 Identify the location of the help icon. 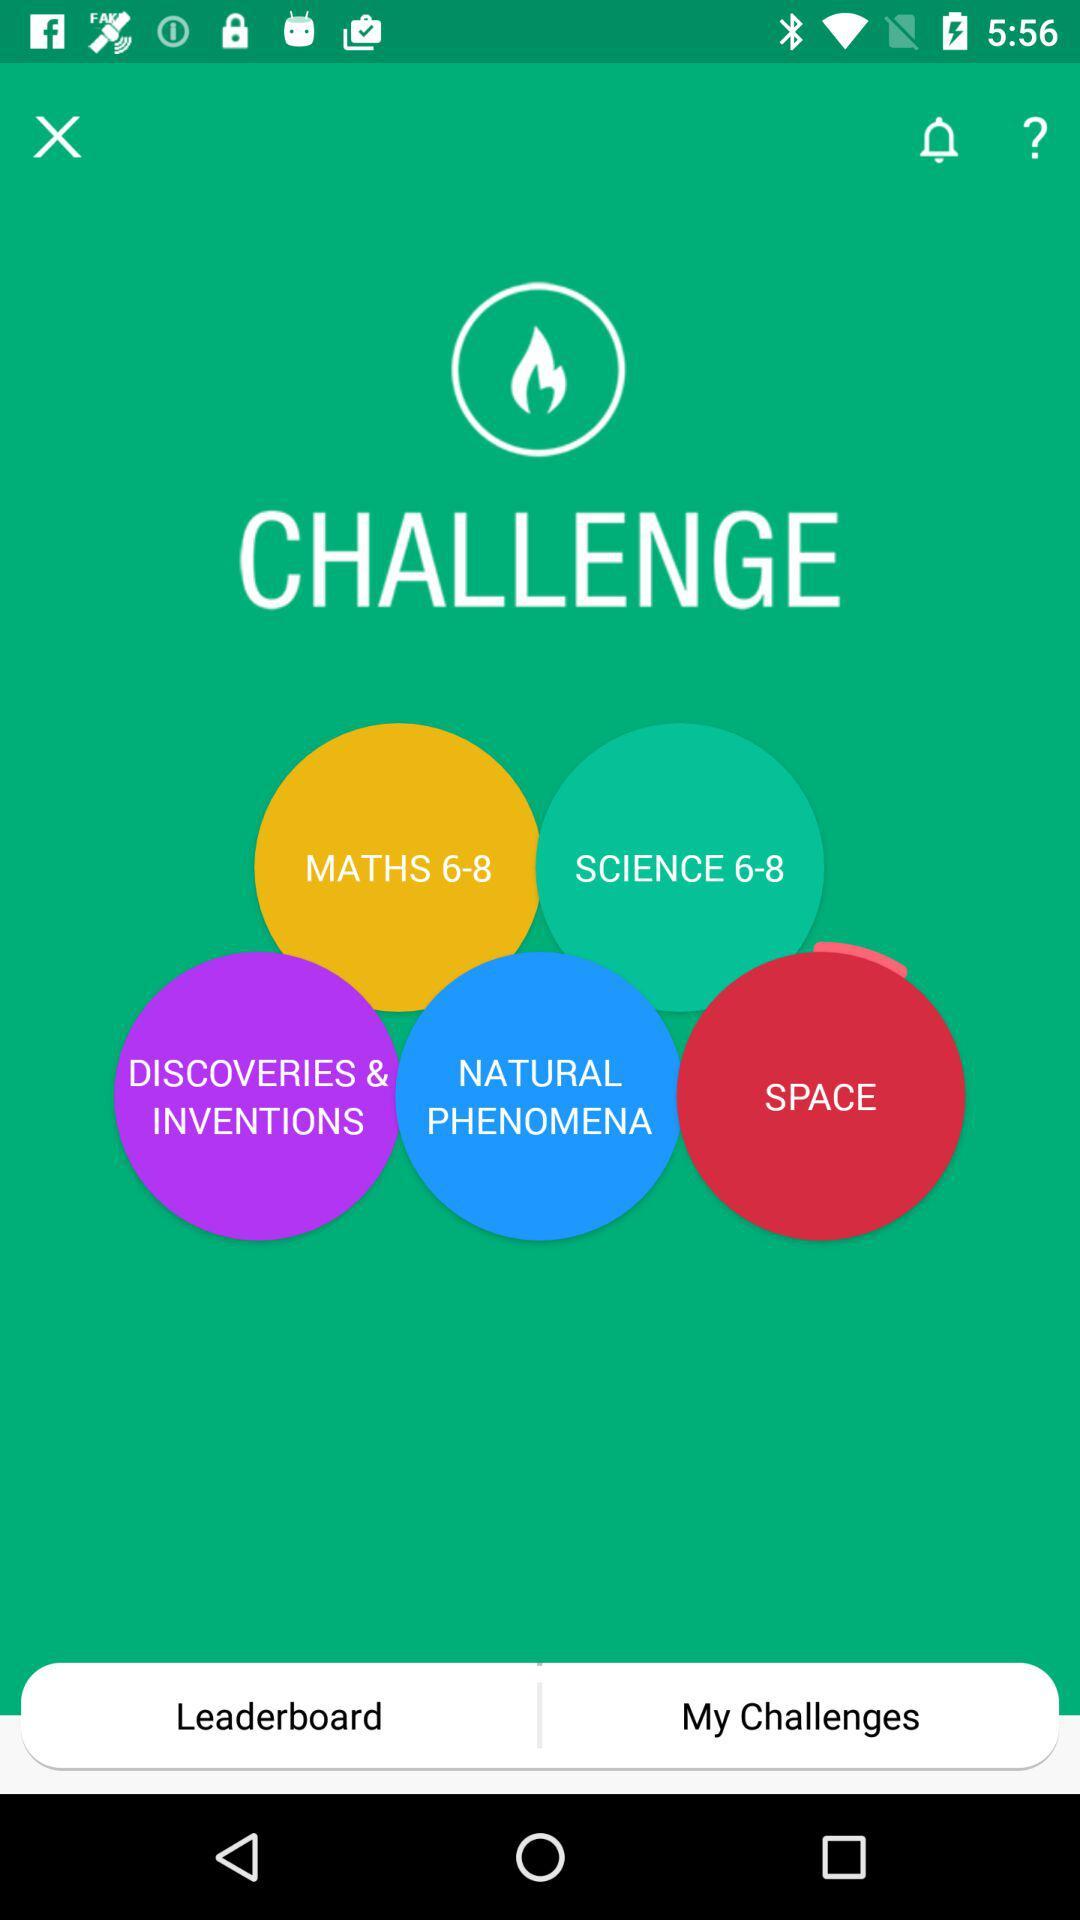
(1035, 136).